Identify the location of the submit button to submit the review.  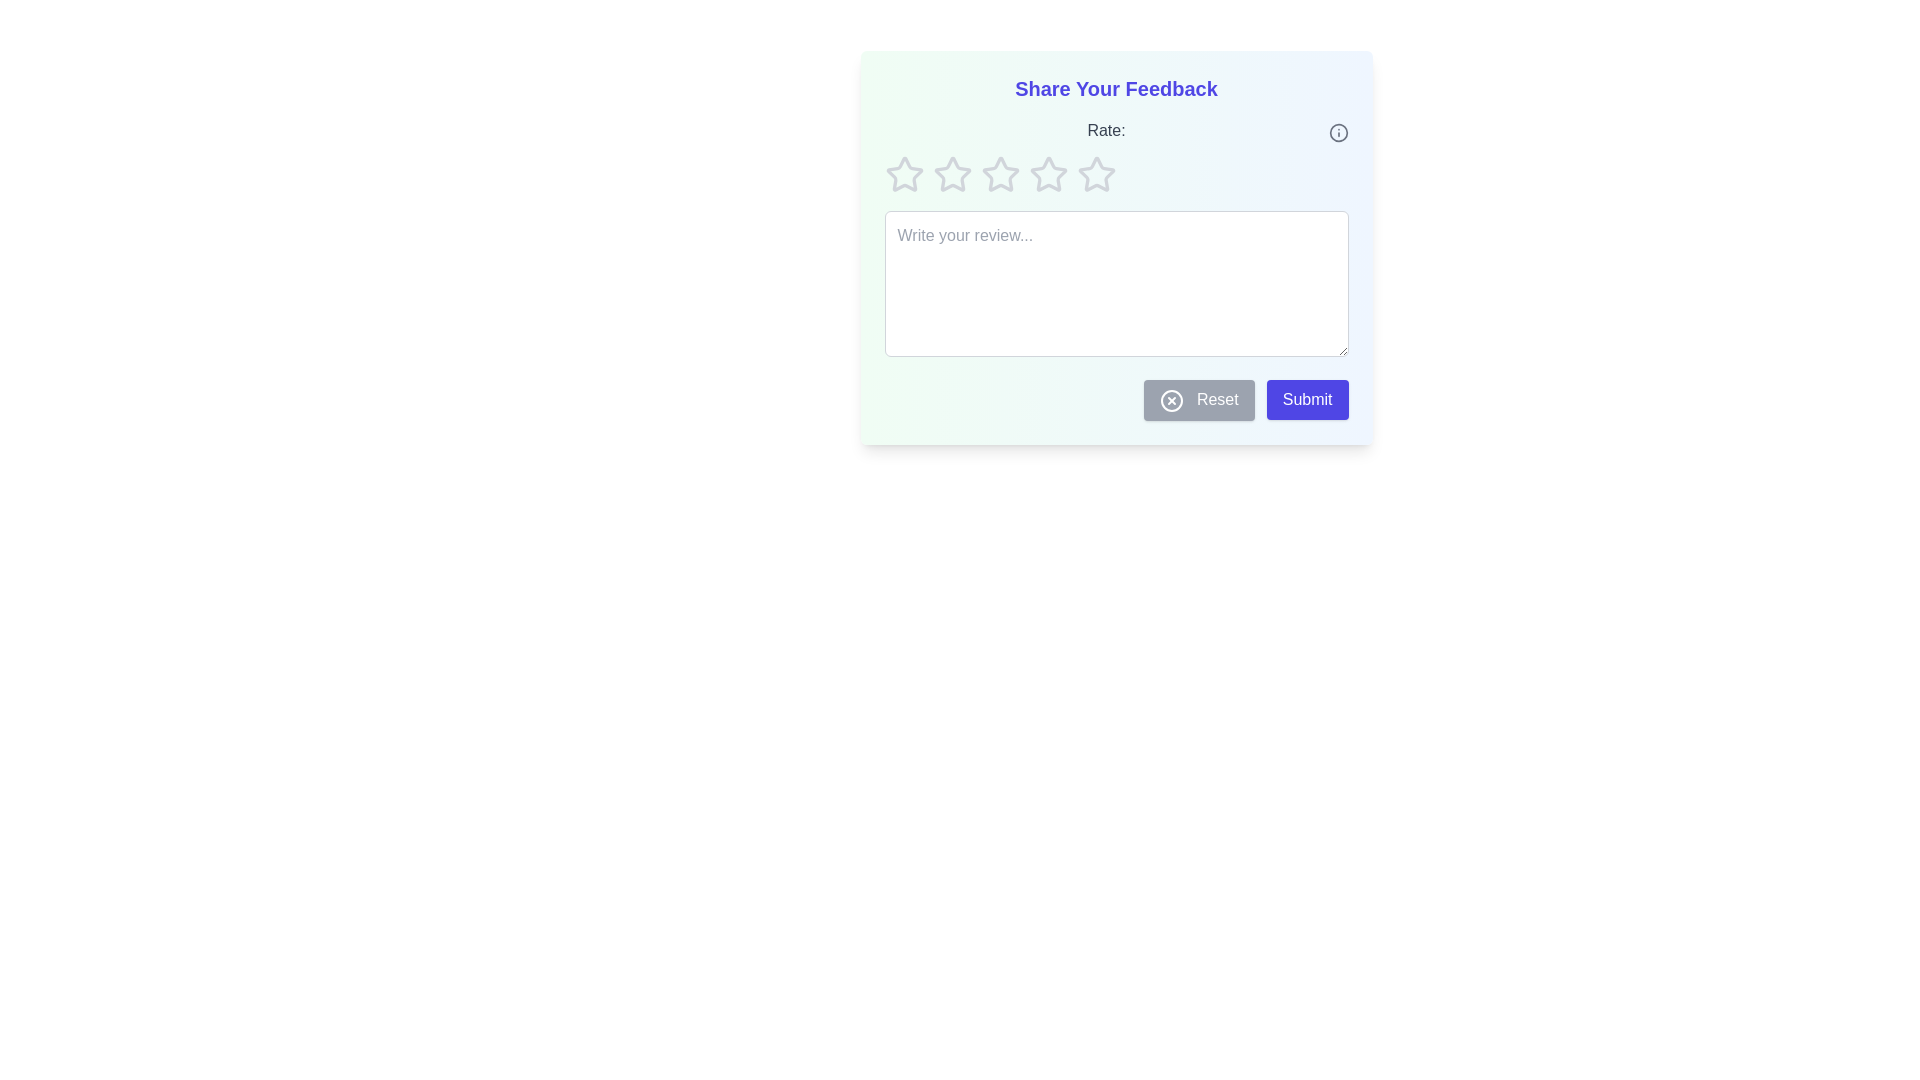
(1307, 400).